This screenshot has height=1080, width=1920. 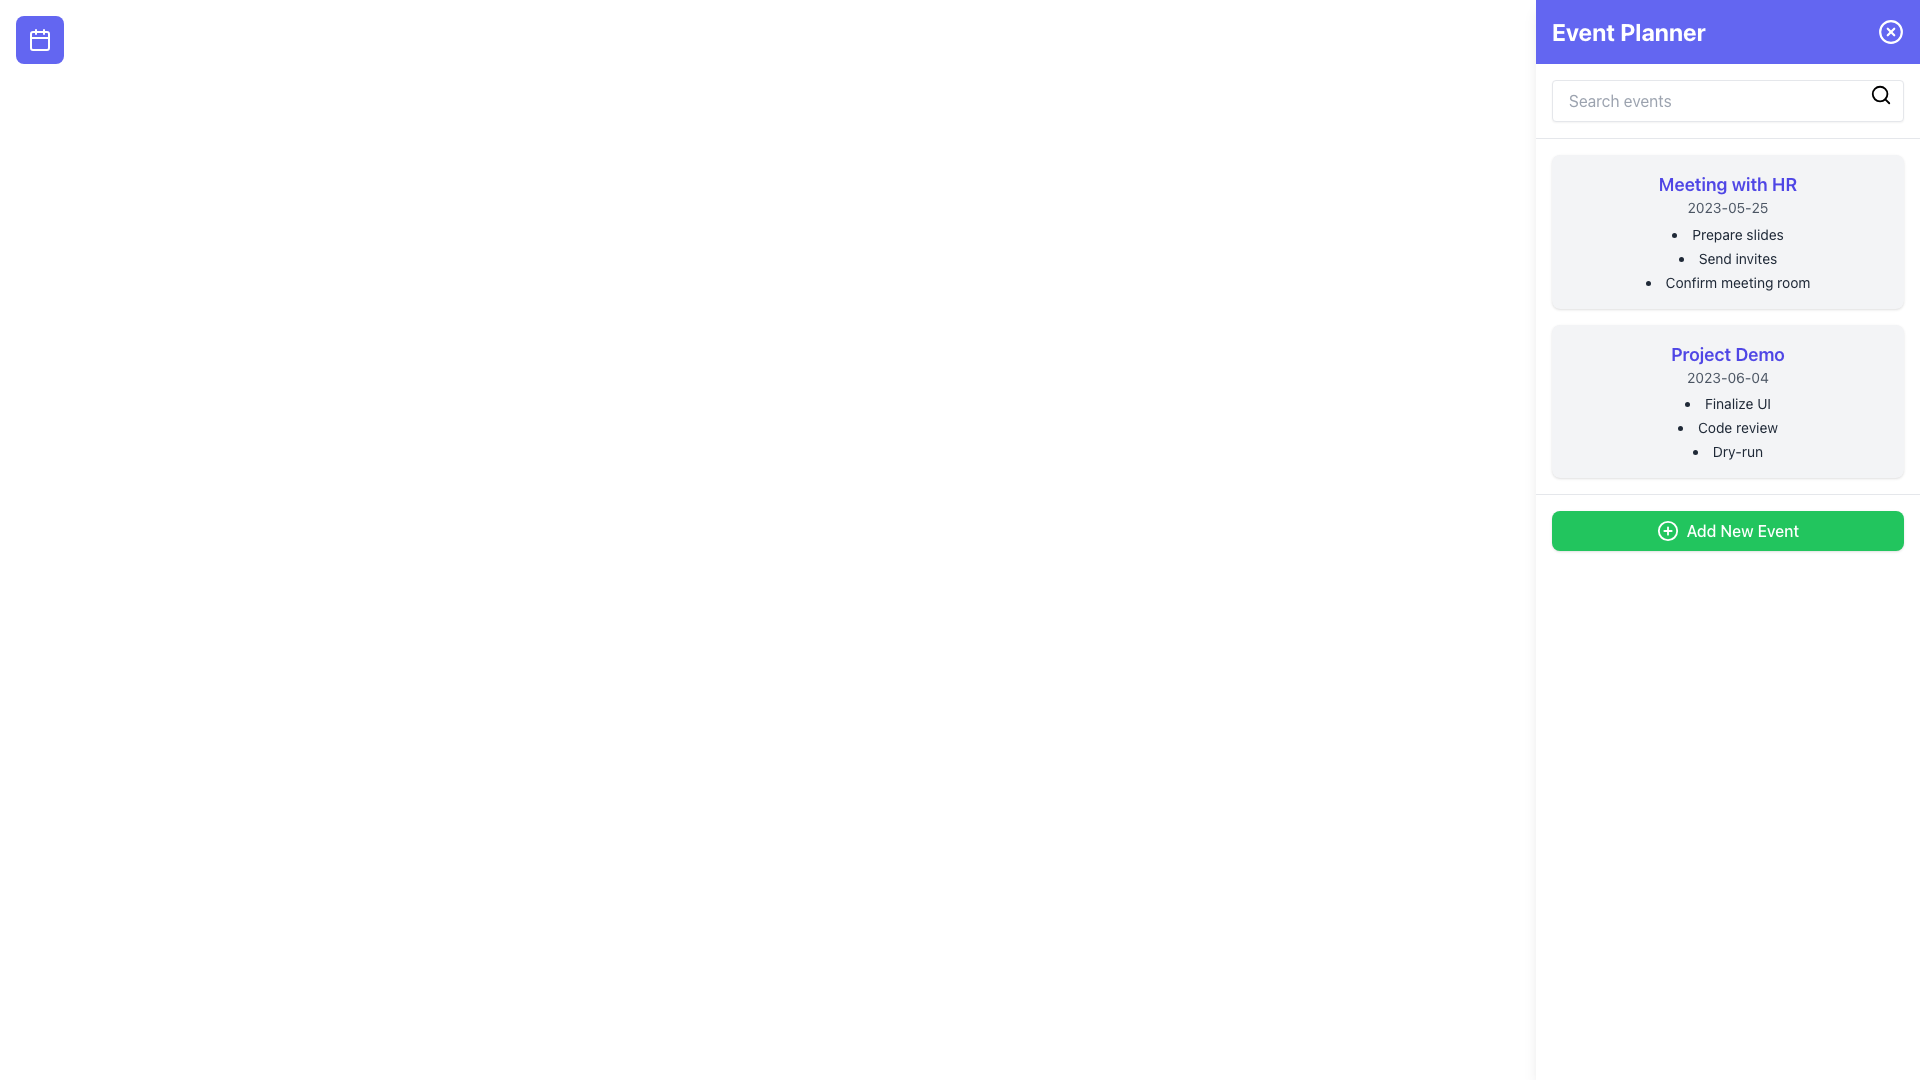 I want to click on the prominently styled text label displaying 'Project Demo' which is located within a highlighted card UI component, positioned below the 'Meeting with HR' card and above the 'Add New Event' green button, so click(x=1727, y=353).